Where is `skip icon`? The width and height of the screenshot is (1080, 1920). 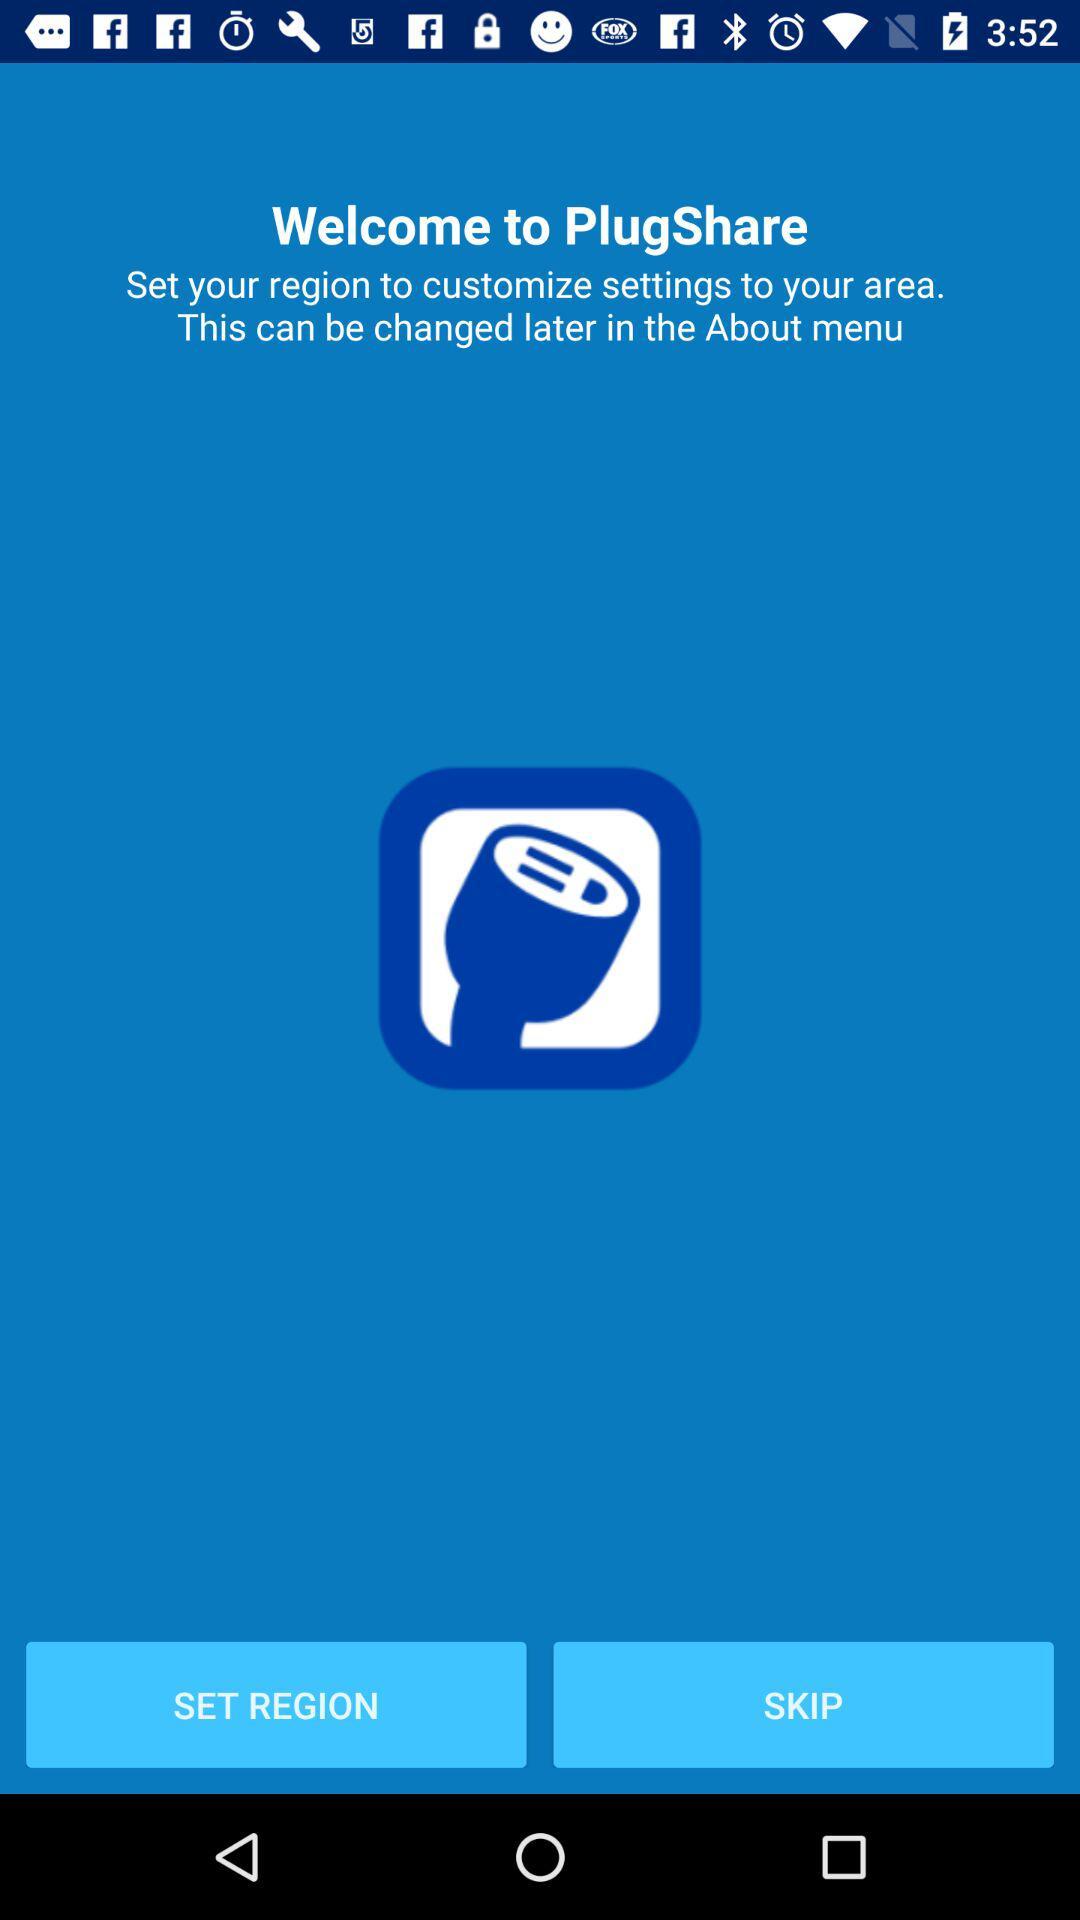 skip icon is located at coordinates (802, 1703).